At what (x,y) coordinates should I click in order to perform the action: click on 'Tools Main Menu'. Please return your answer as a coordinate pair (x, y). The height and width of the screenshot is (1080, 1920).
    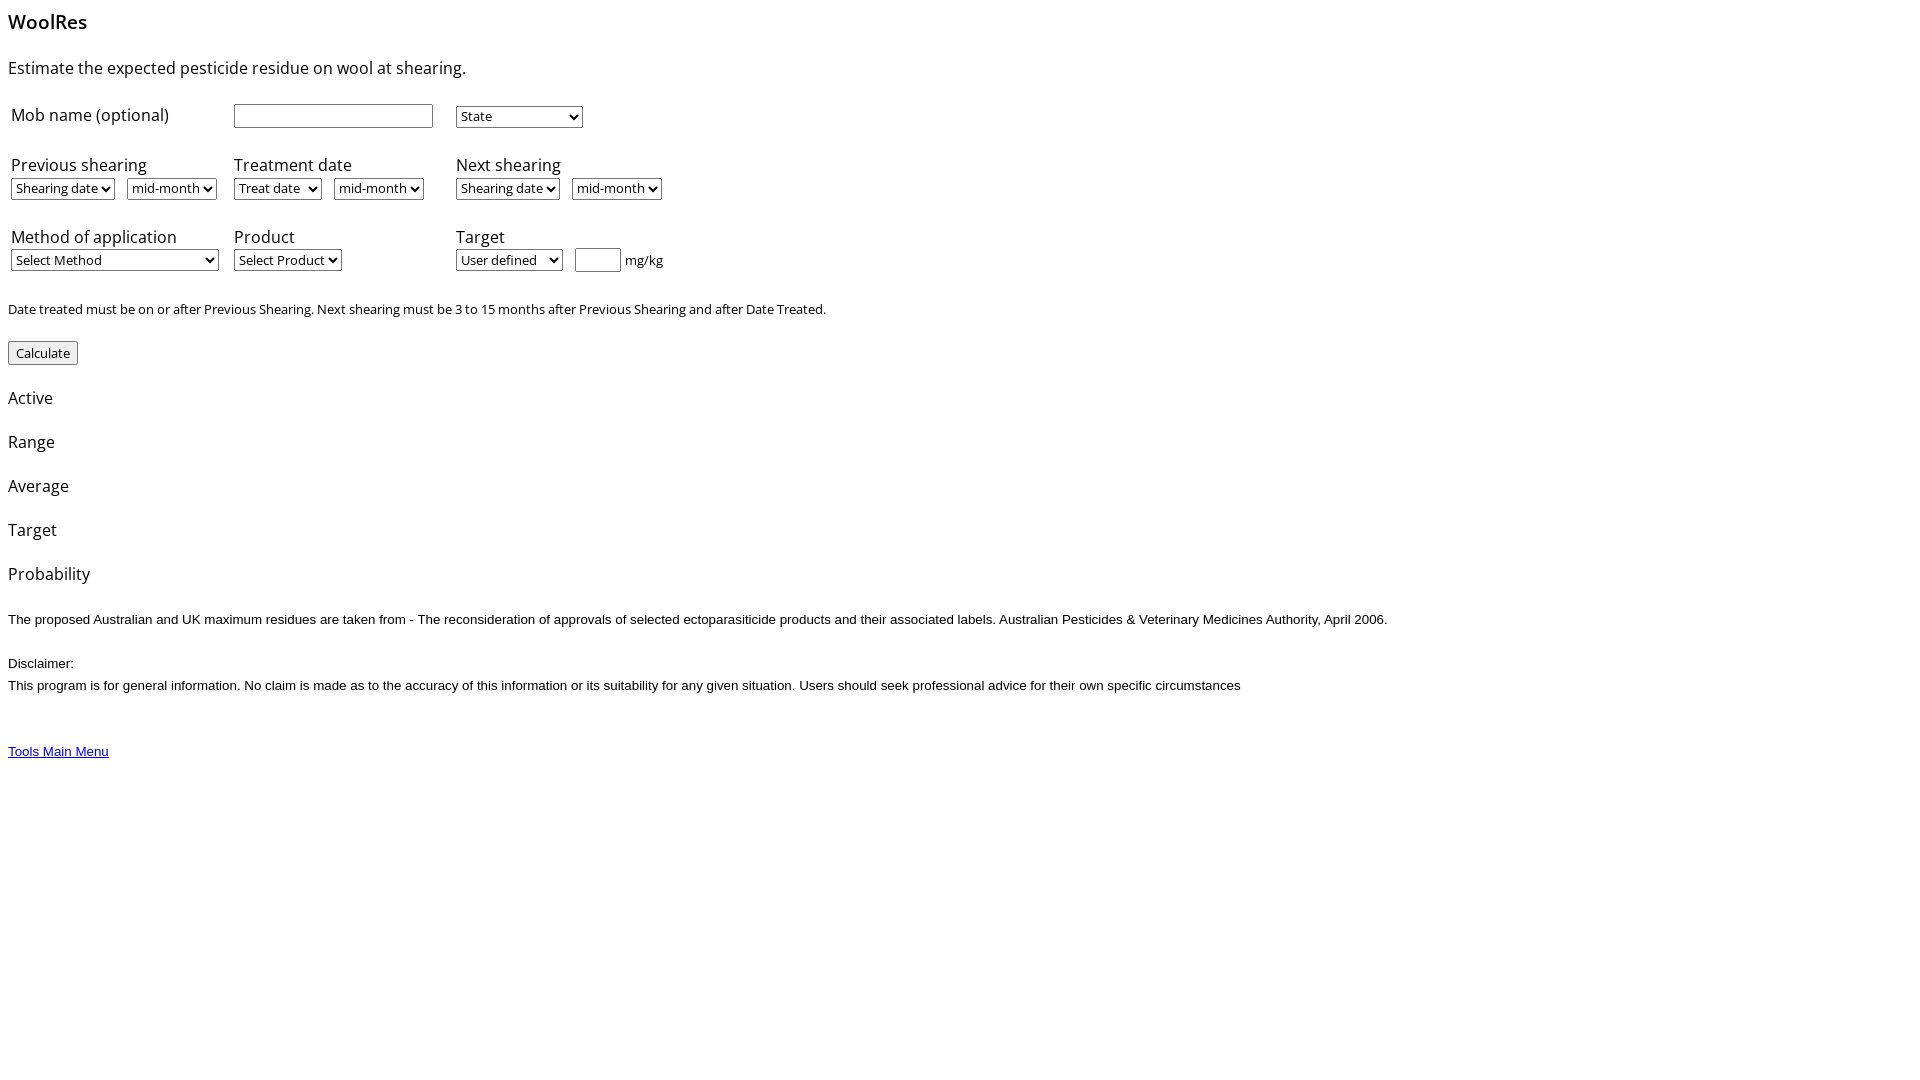
    Looking at the image, I should click on (58, 751).